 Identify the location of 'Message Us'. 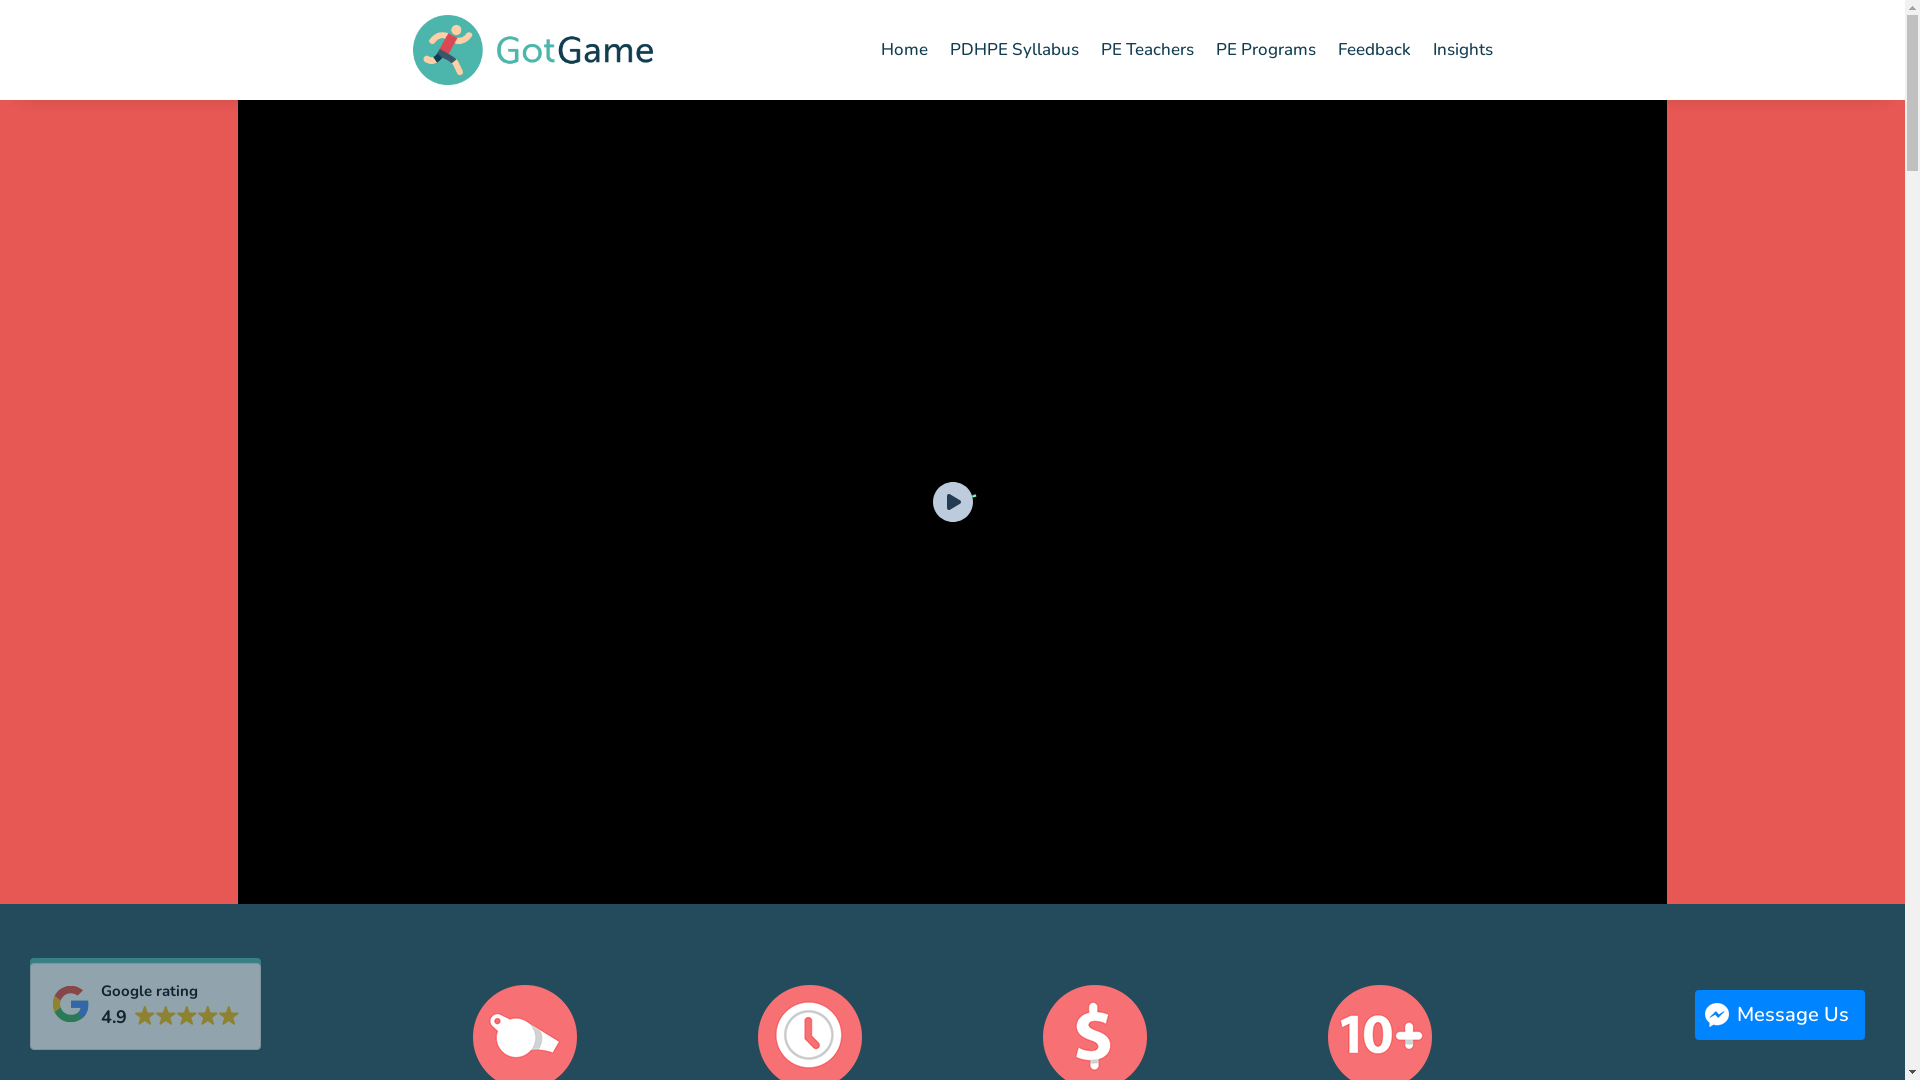
(1780, 1014).